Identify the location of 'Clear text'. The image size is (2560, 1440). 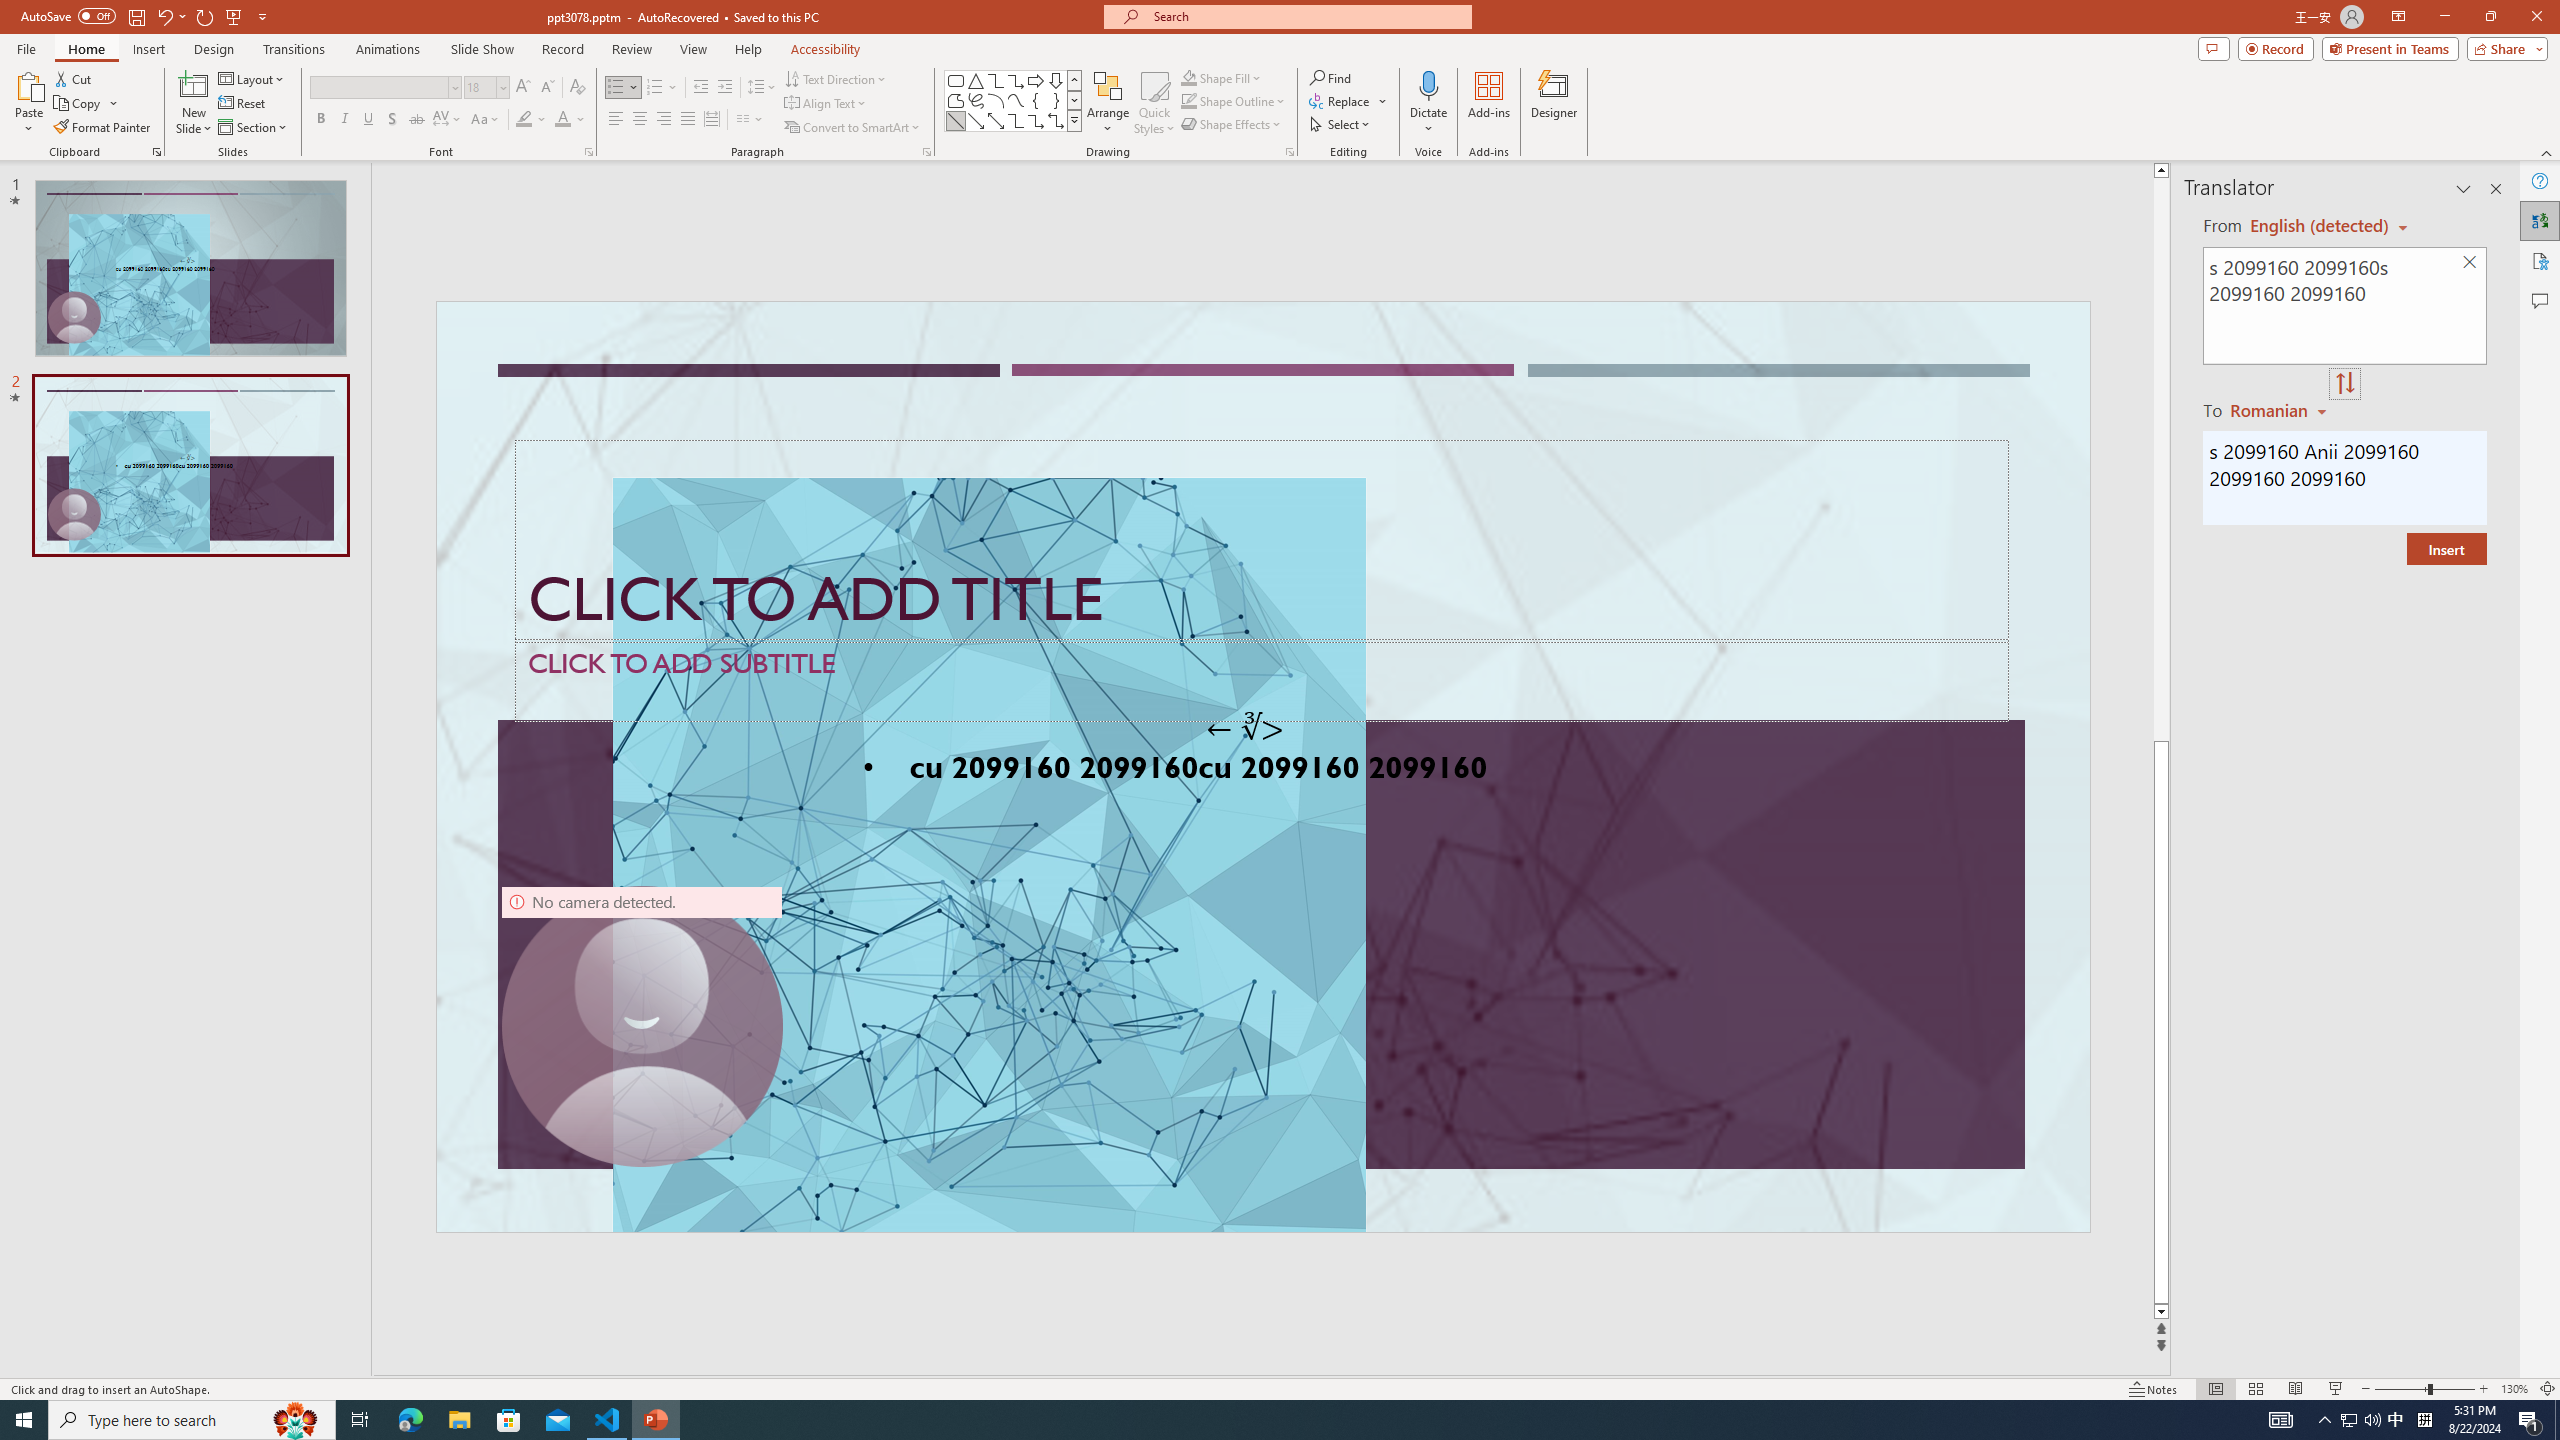
(2470, 263).